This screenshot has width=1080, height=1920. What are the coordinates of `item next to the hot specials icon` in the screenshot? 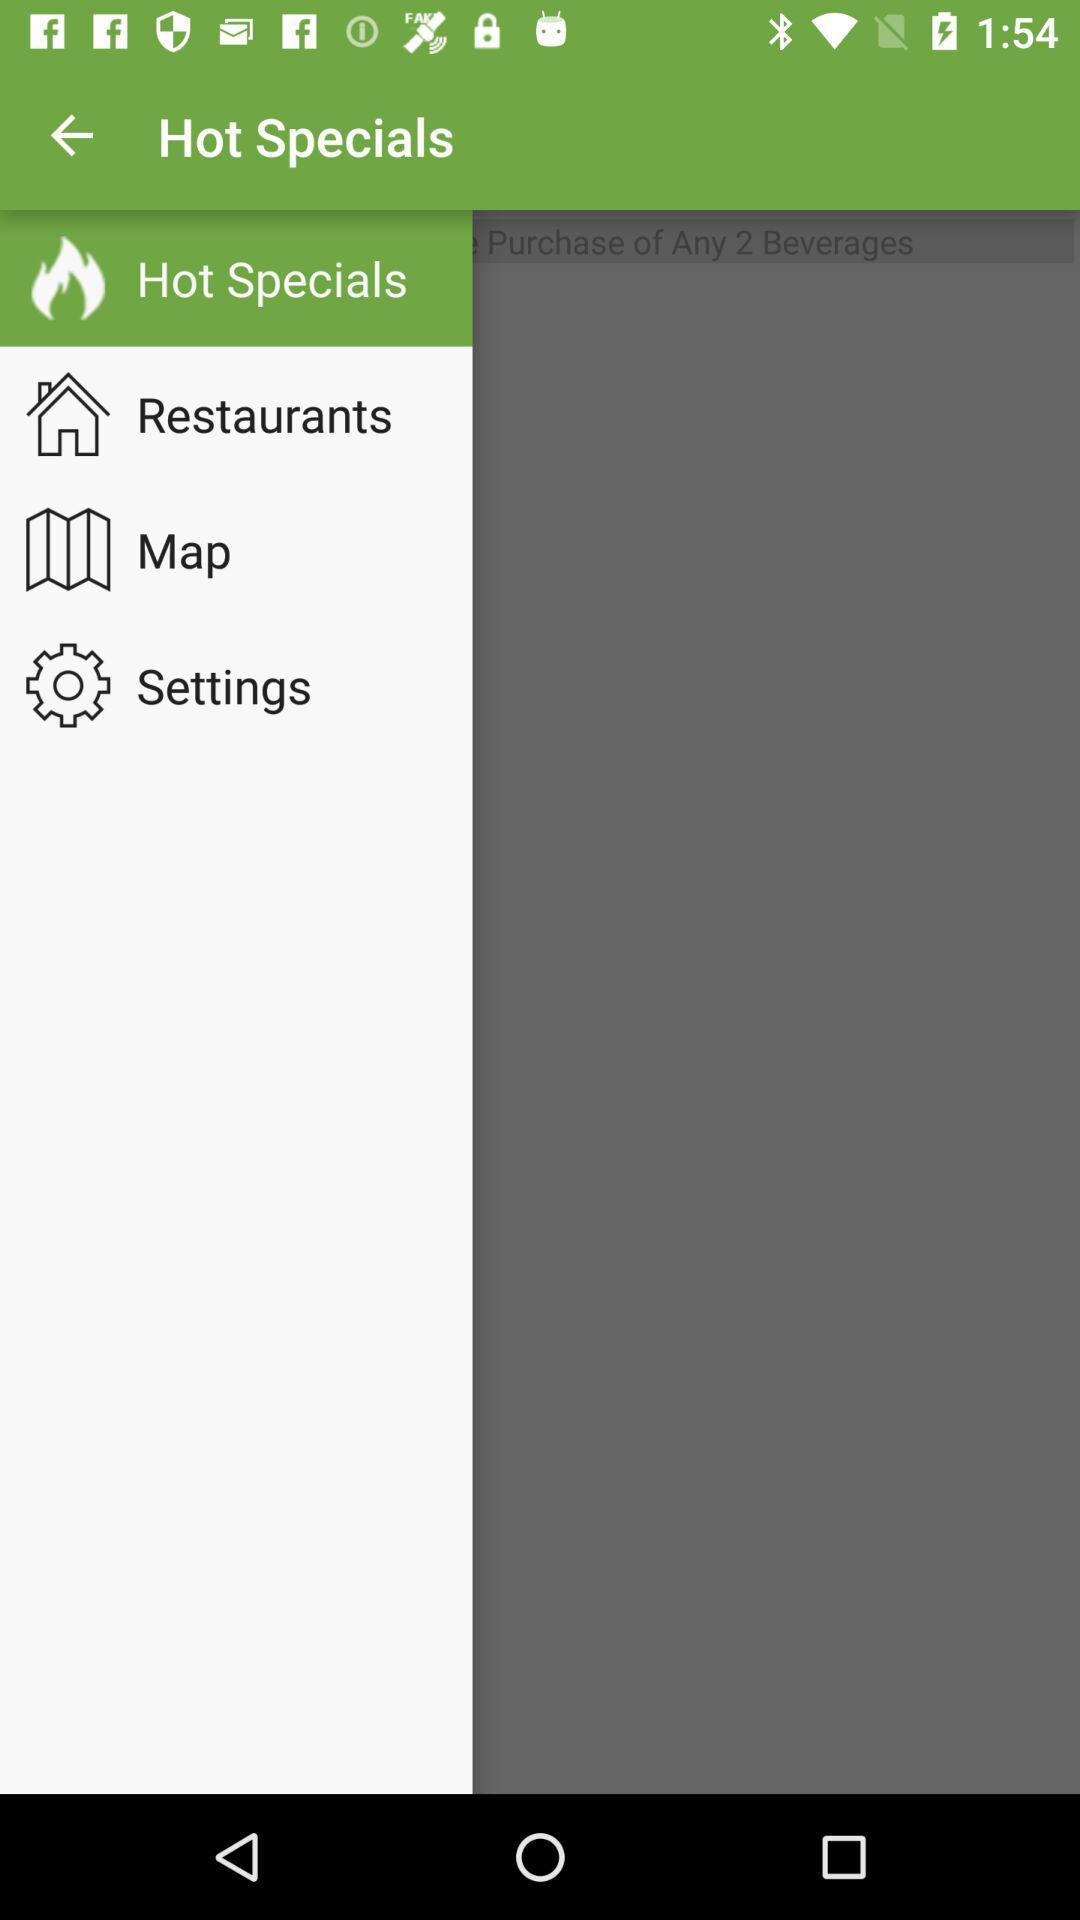 It's located at (72, 135).